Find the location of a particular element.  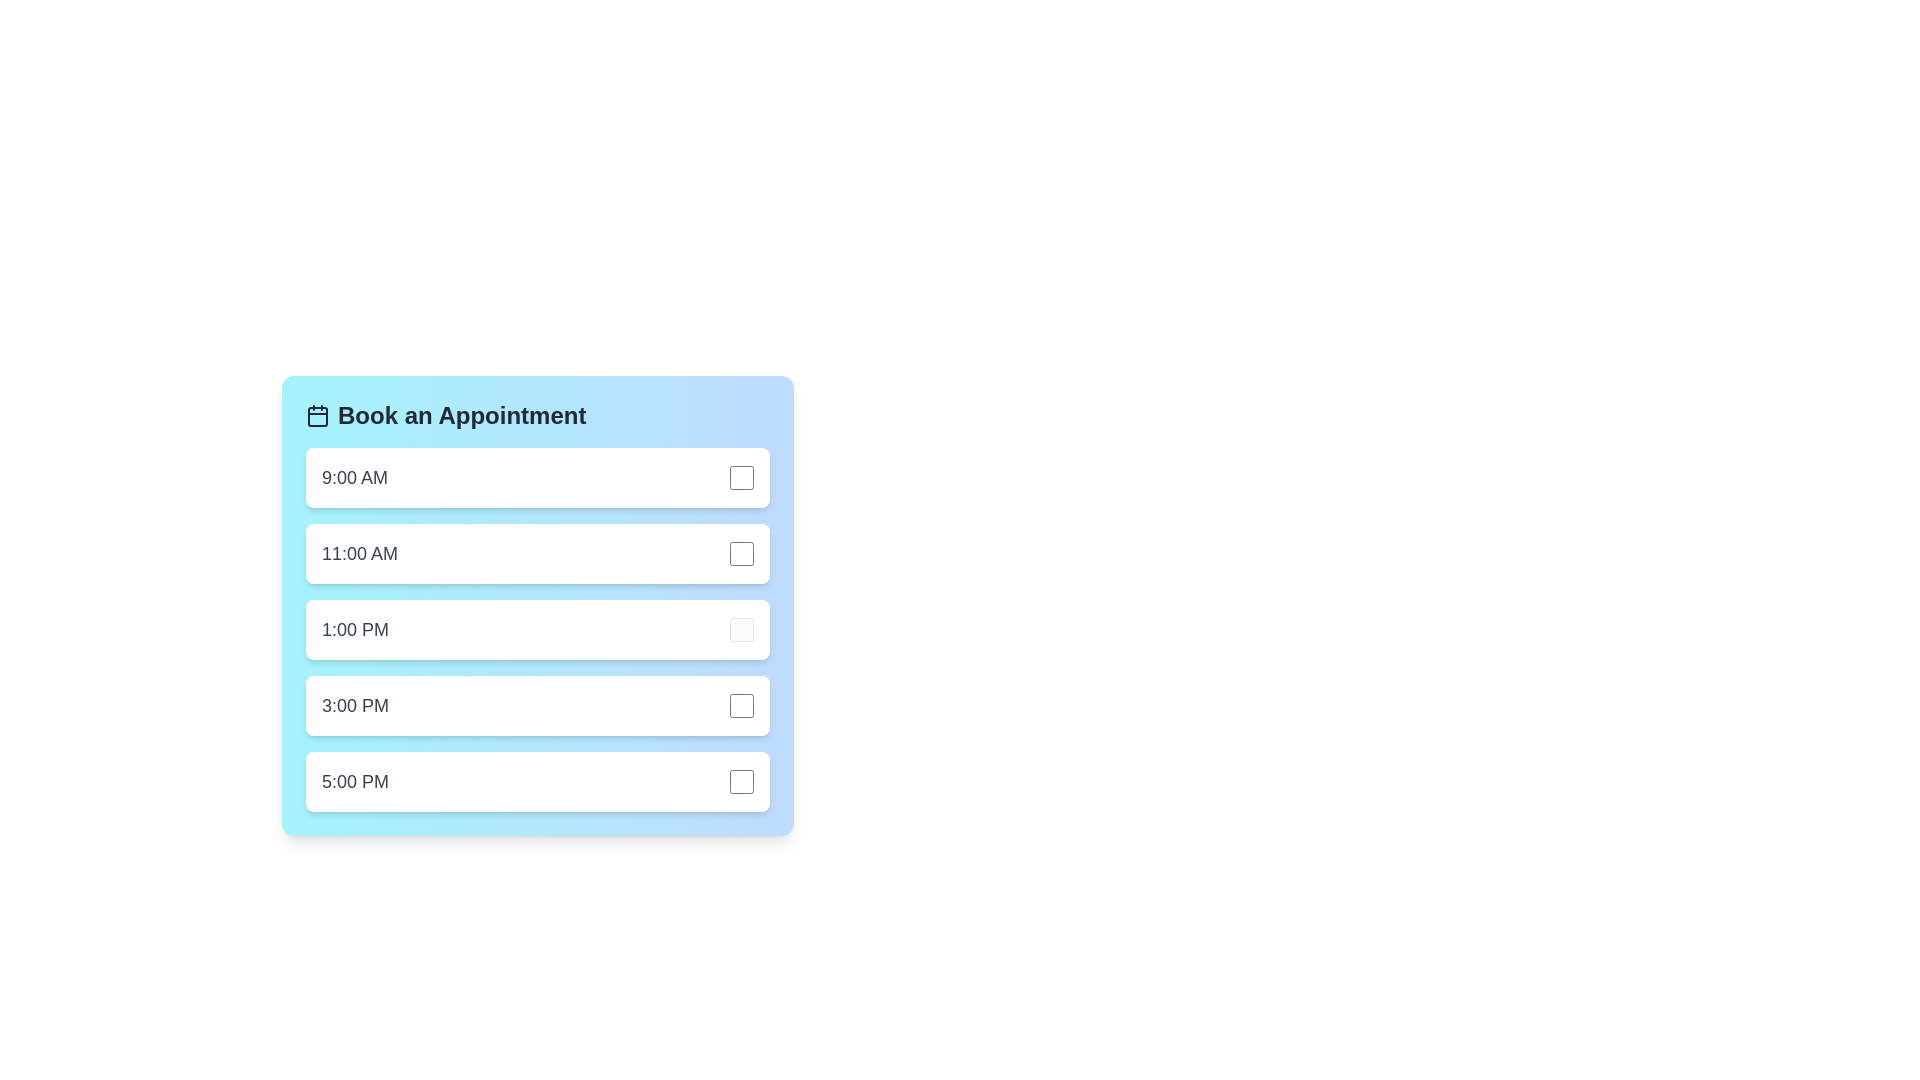

the checkbox corresponding to the 5:00 PM time slot is located at coordinates (741, 781).